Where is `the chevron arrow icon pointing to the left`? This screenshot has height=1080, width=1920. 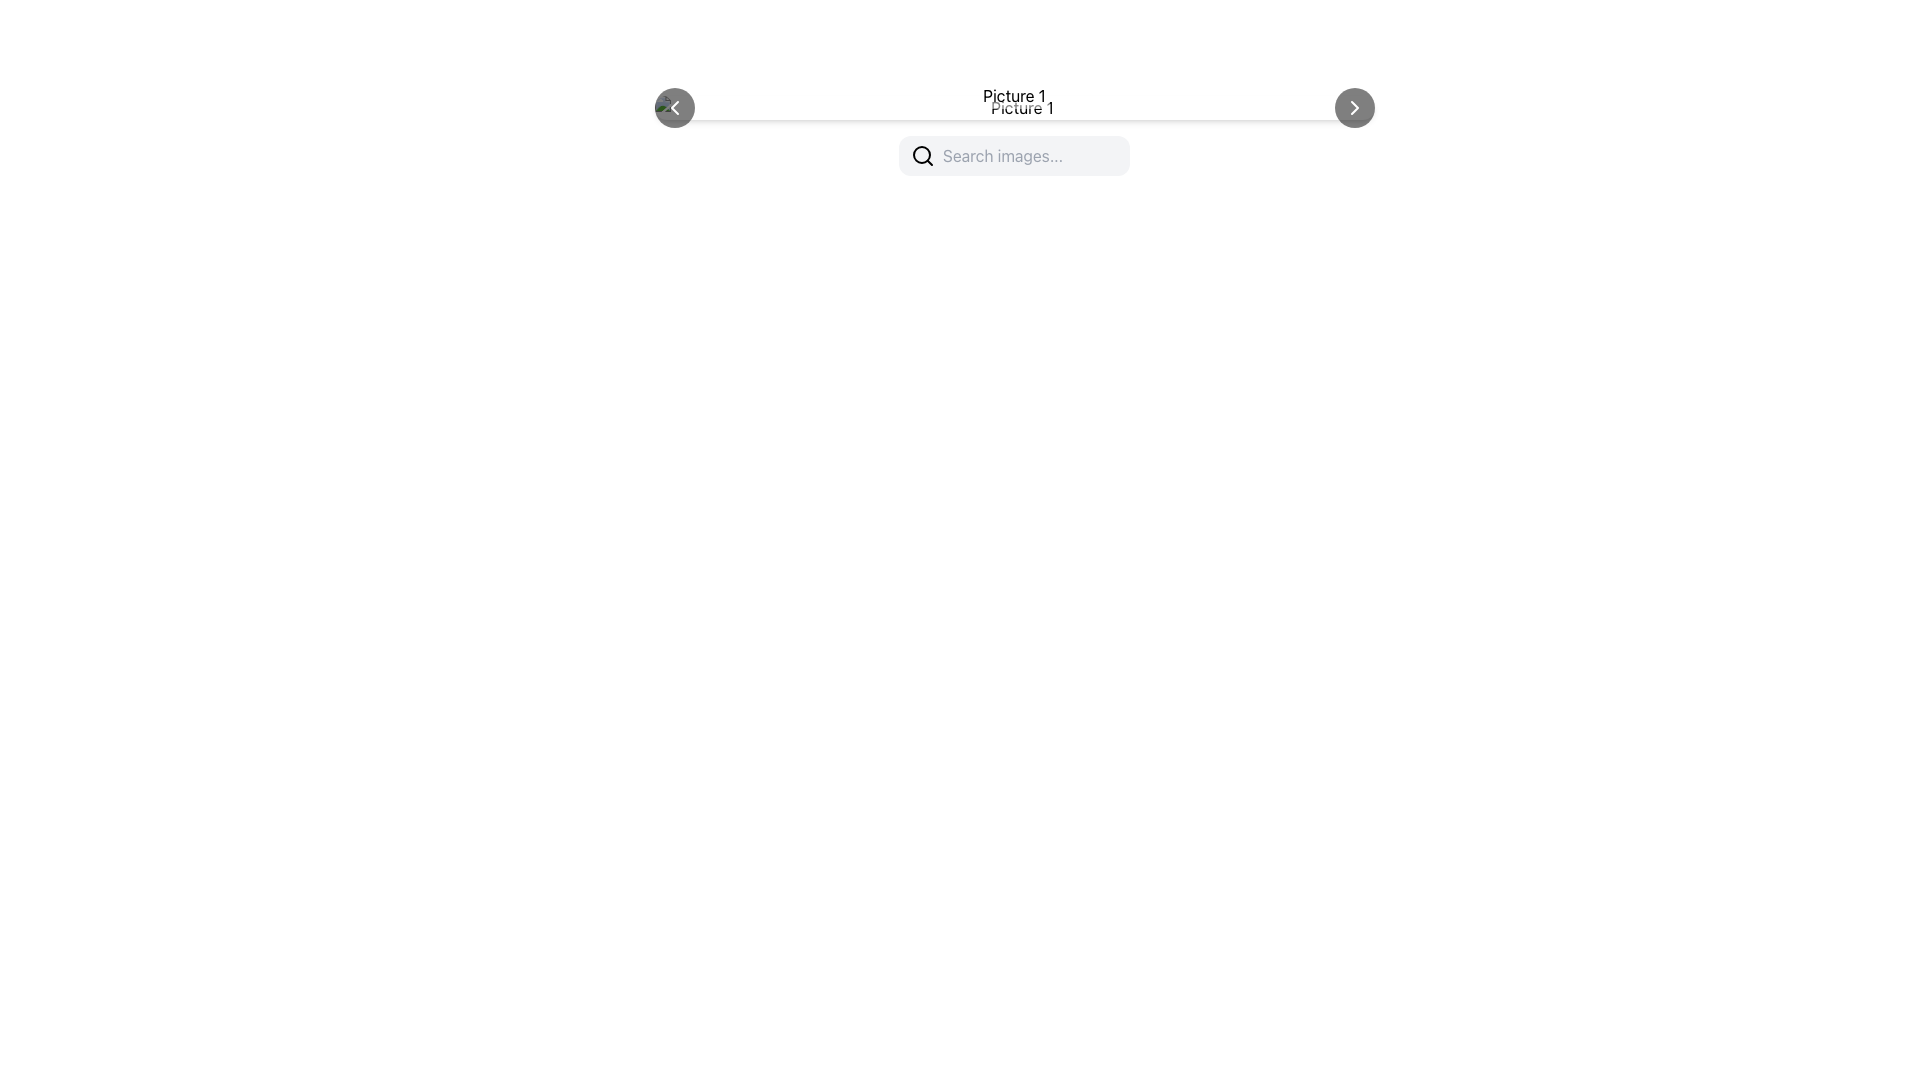 the chevron arrow icon pointing to the left is located at coordinates (674, 108).